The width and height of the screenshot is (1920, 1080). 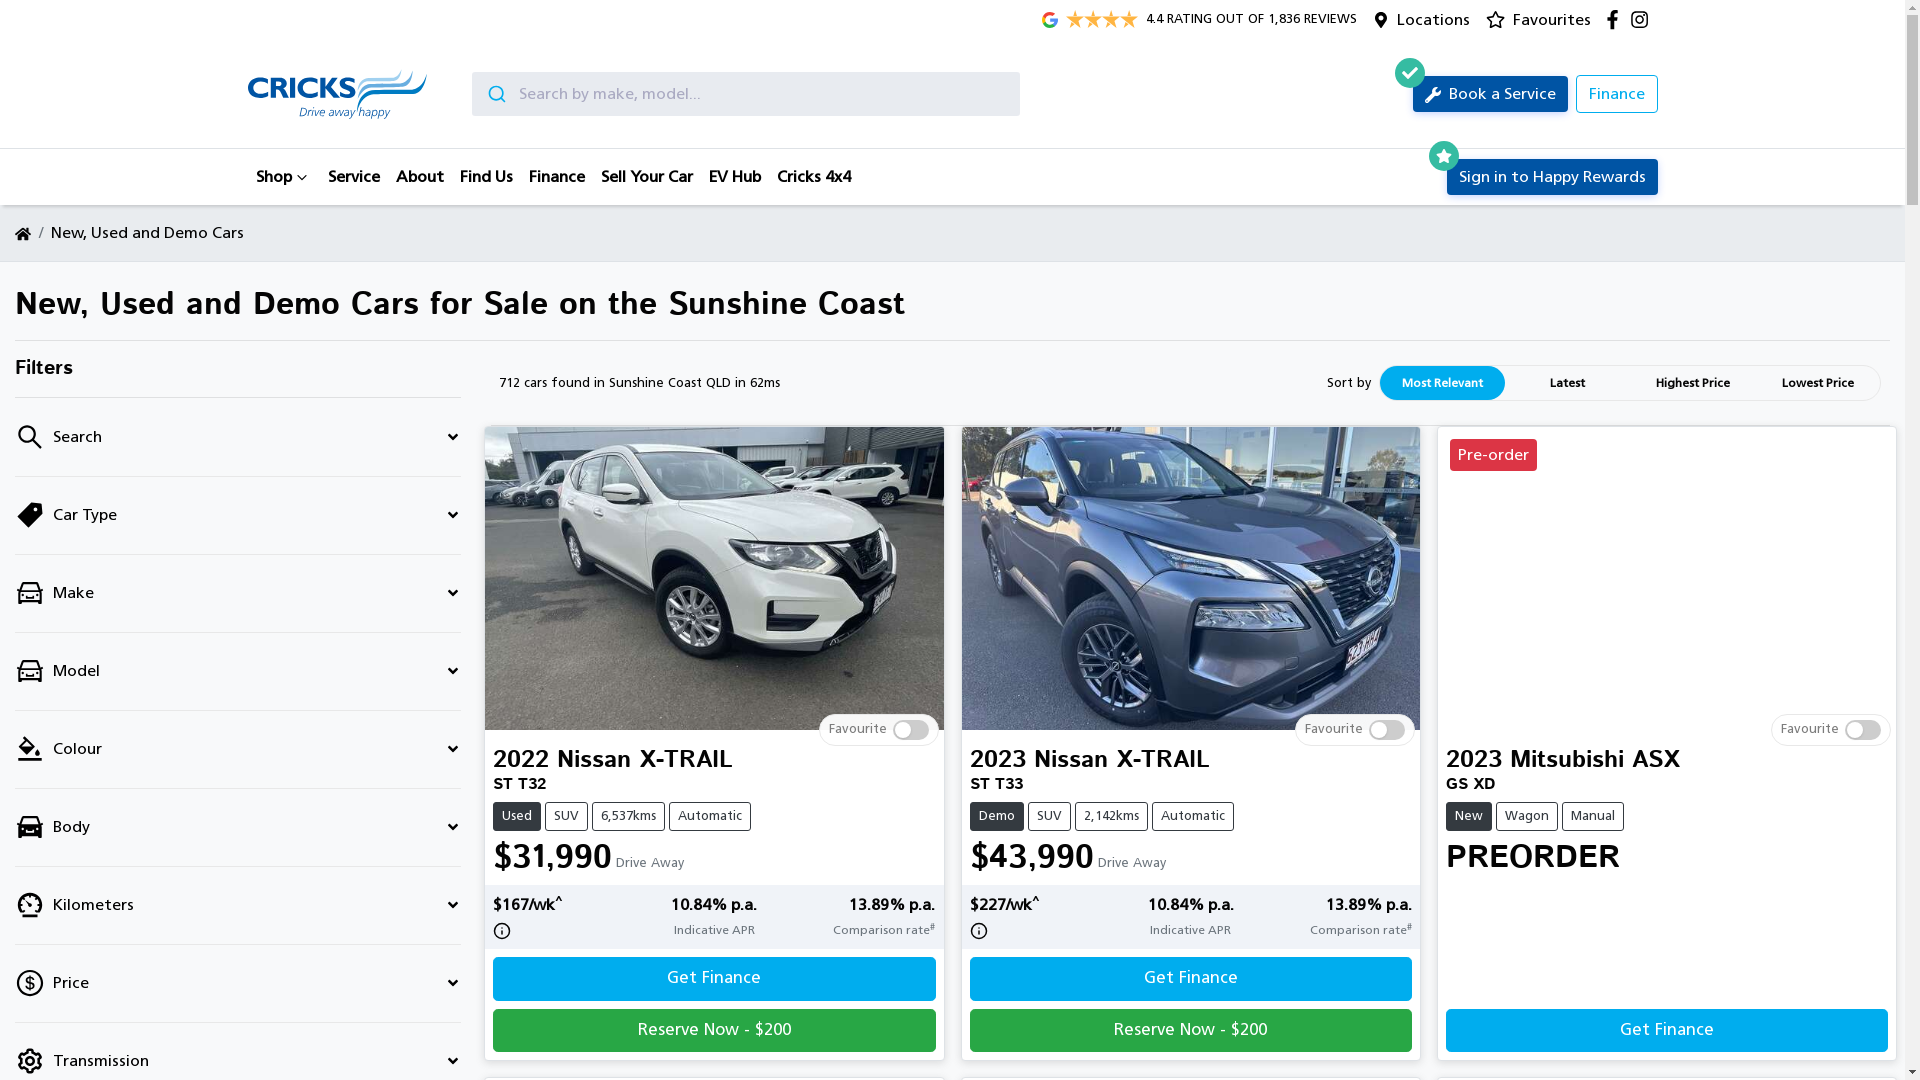 What do you see at coordinates (238, 749) in the screenshot?
I see `'Colour'` at bounding box center [238, 749].